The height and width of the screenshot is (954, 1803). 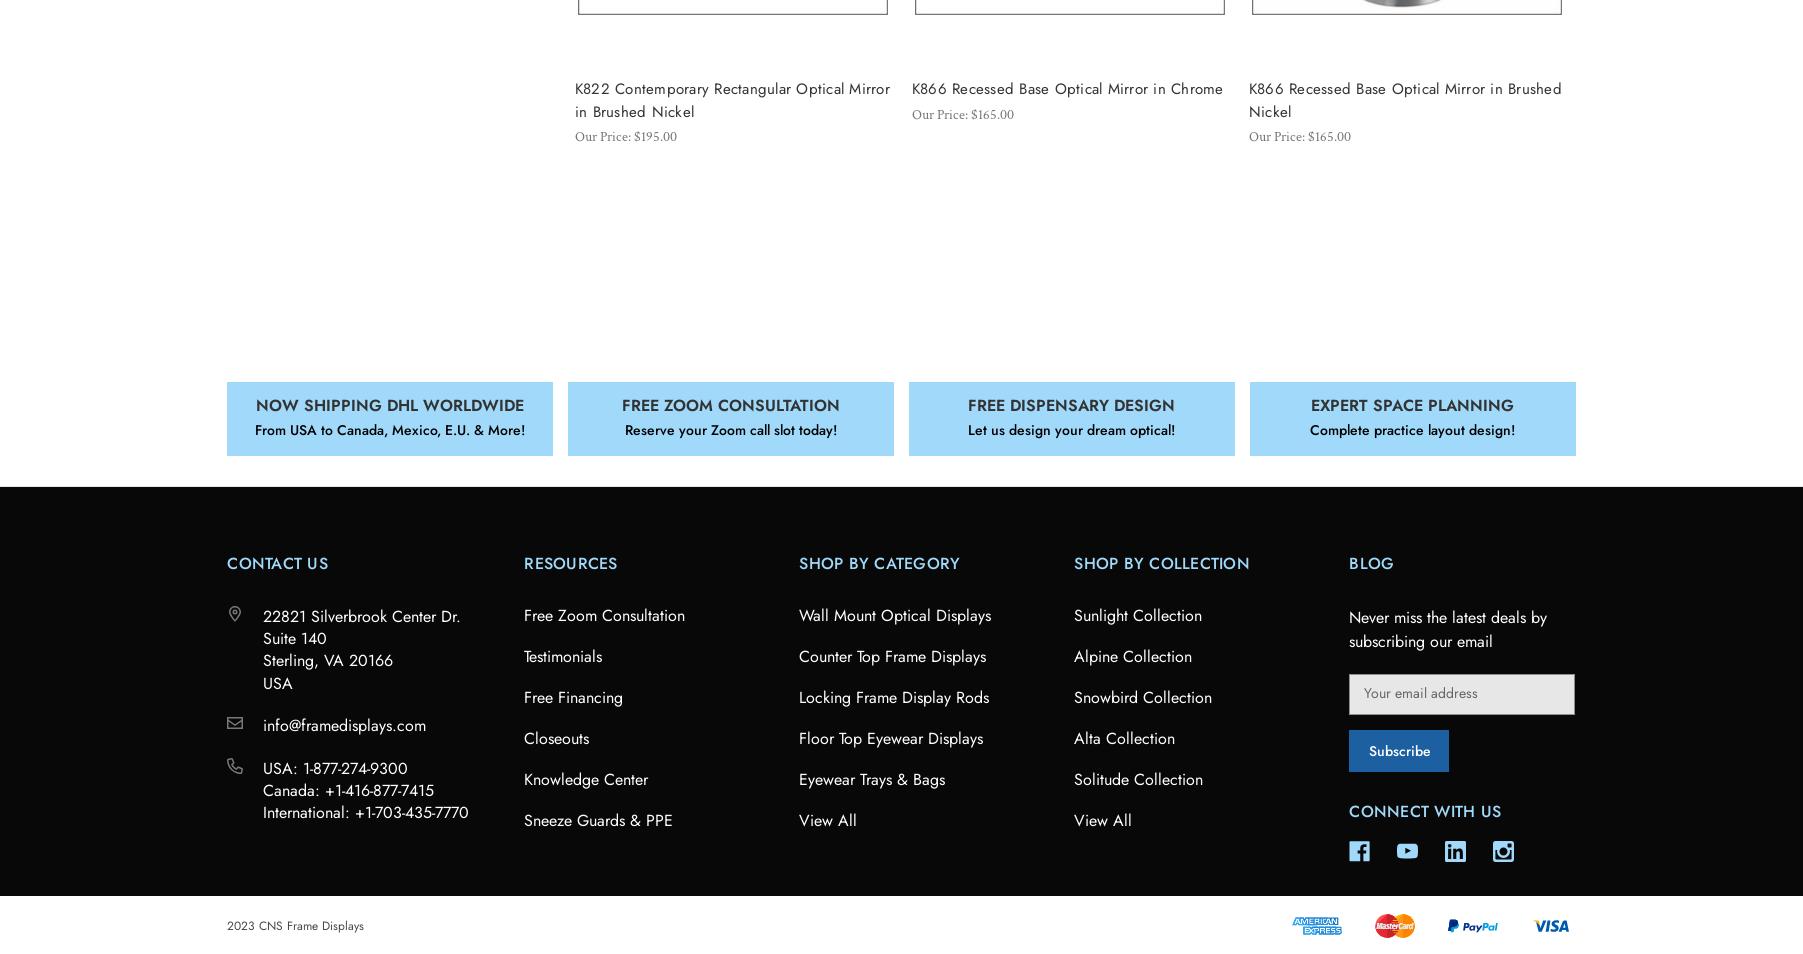 What do you see at coordinates (354, 767) in the screenshot?
I see `'1-877-274-9300'` at bounding box center [354, 767].